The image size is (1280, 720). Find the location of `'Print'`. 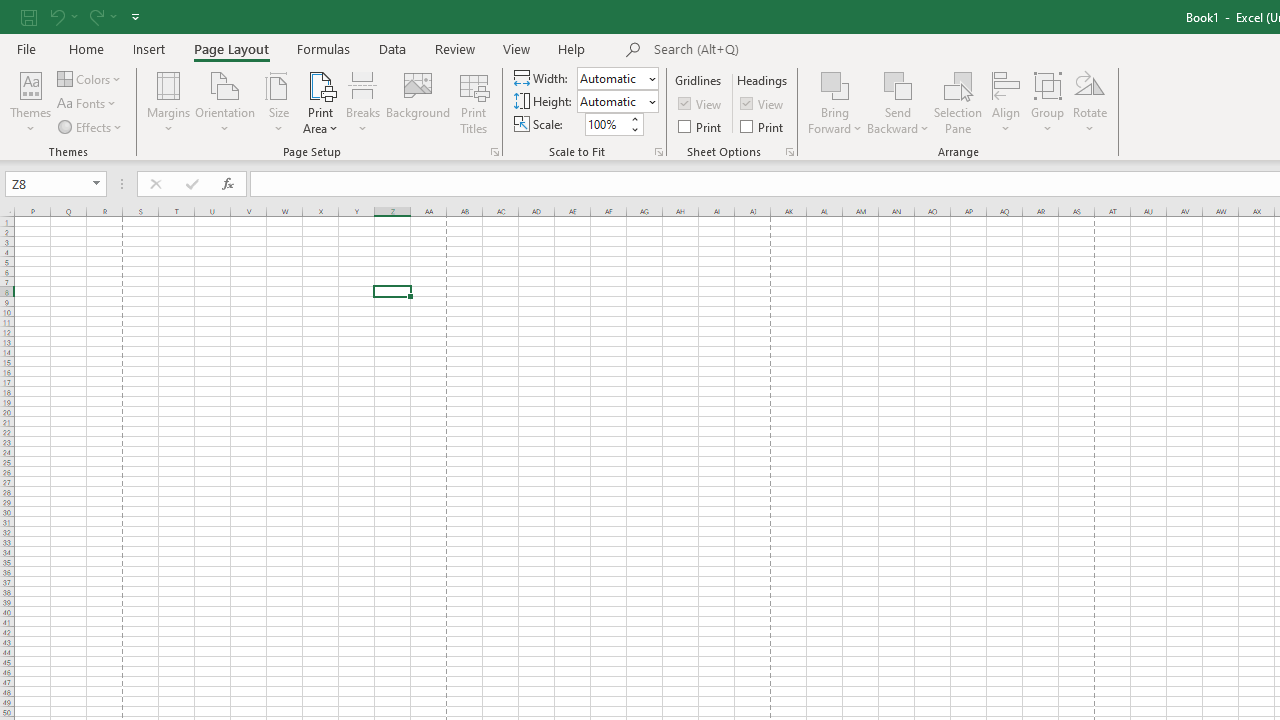

'Print' is located at coordinates (762, 126).